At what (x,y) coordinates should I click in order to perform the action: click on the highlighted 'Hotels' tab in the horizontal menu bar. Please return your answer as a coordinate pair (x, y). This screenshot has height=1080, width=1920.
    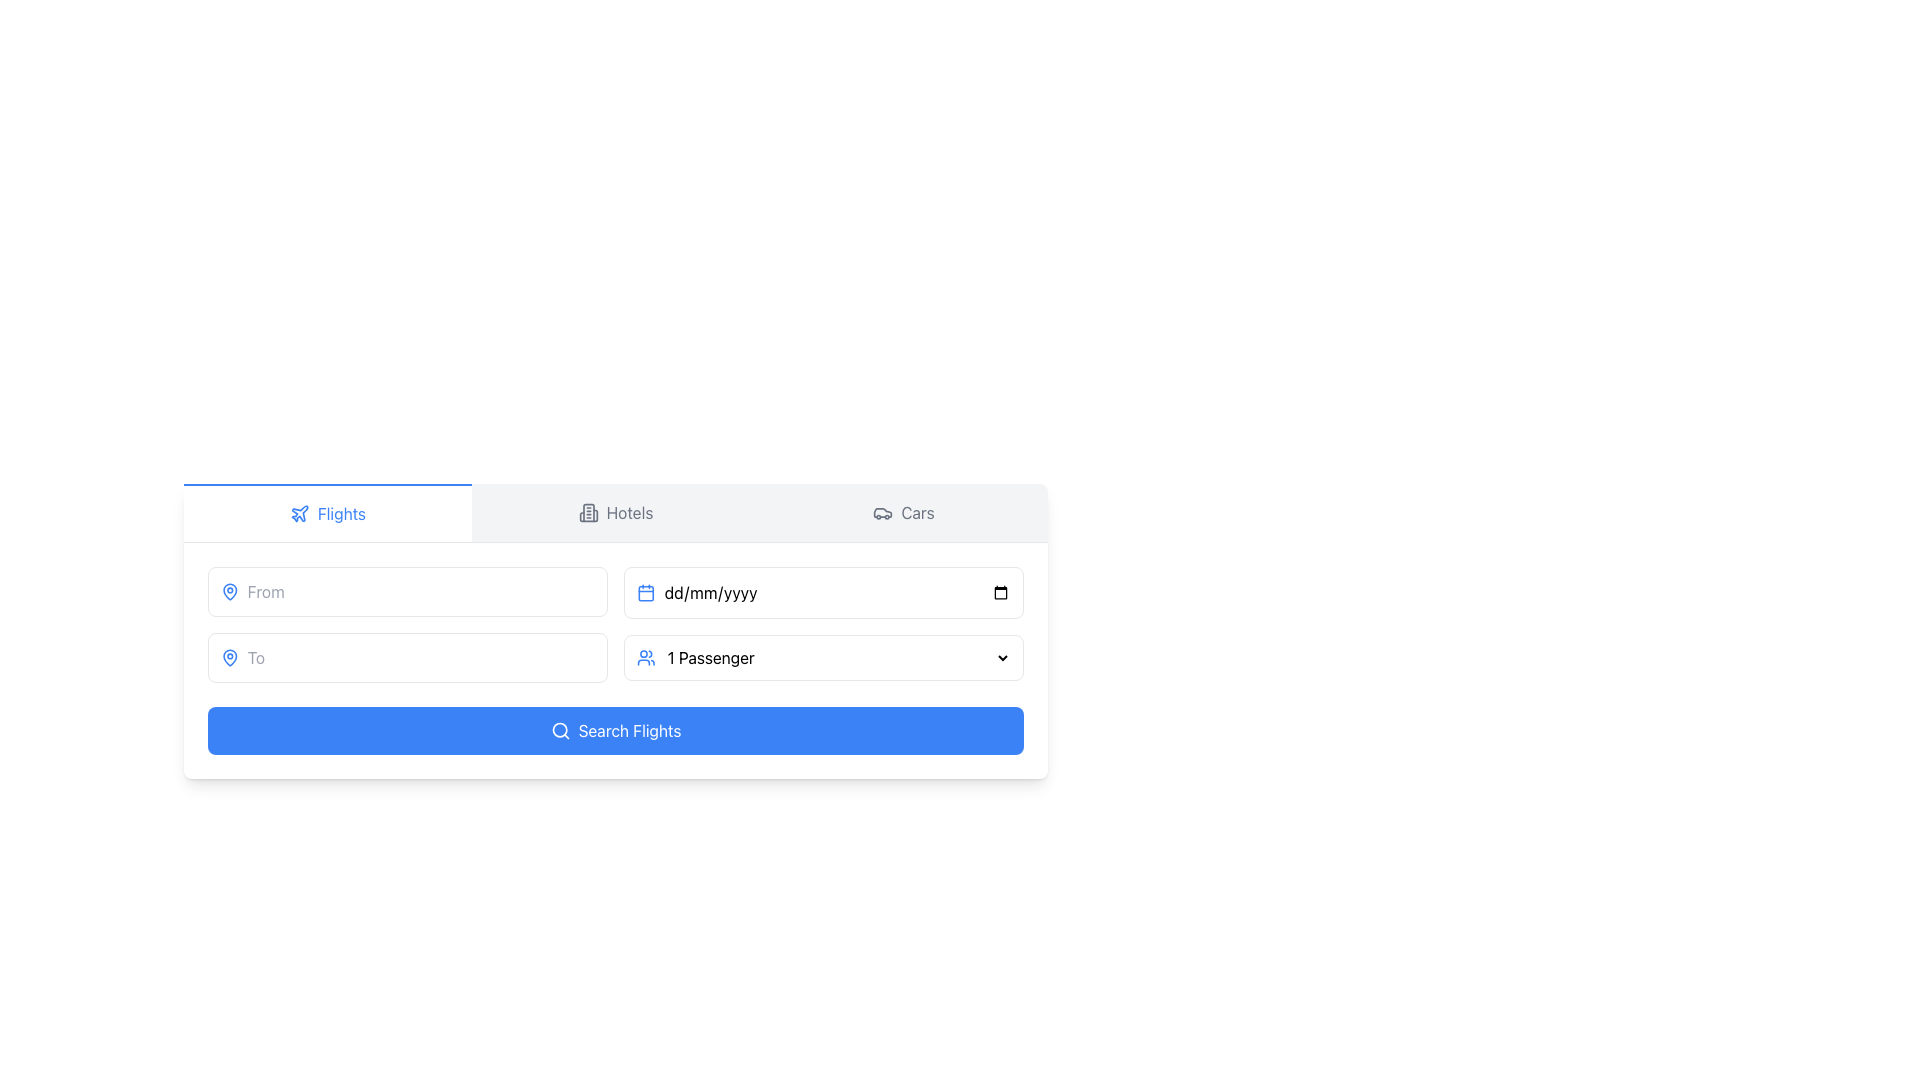
    Looking at the image, I should click on (614, 512).